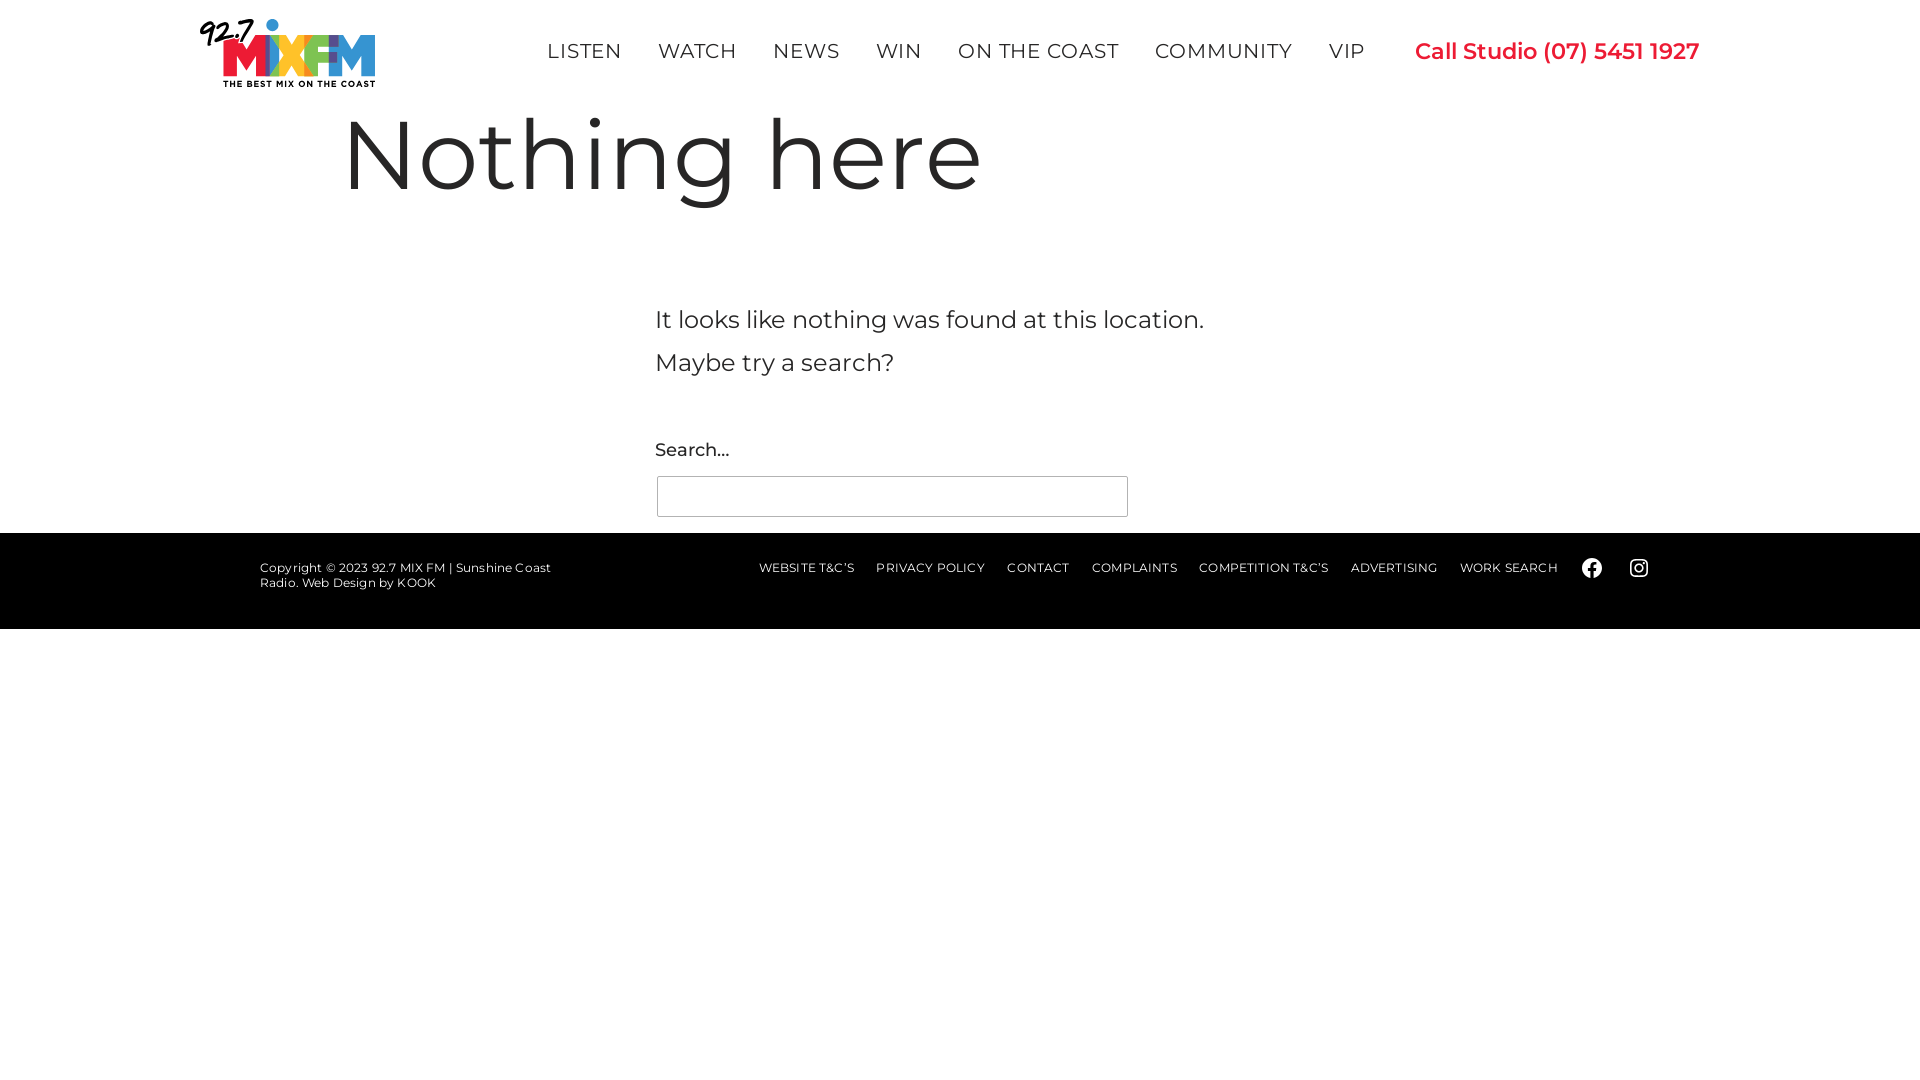  What do you see at coordinates (1393, 567) in the screenshot?
I see `'ADVERTISING'` at bounding box center [1393, 567].